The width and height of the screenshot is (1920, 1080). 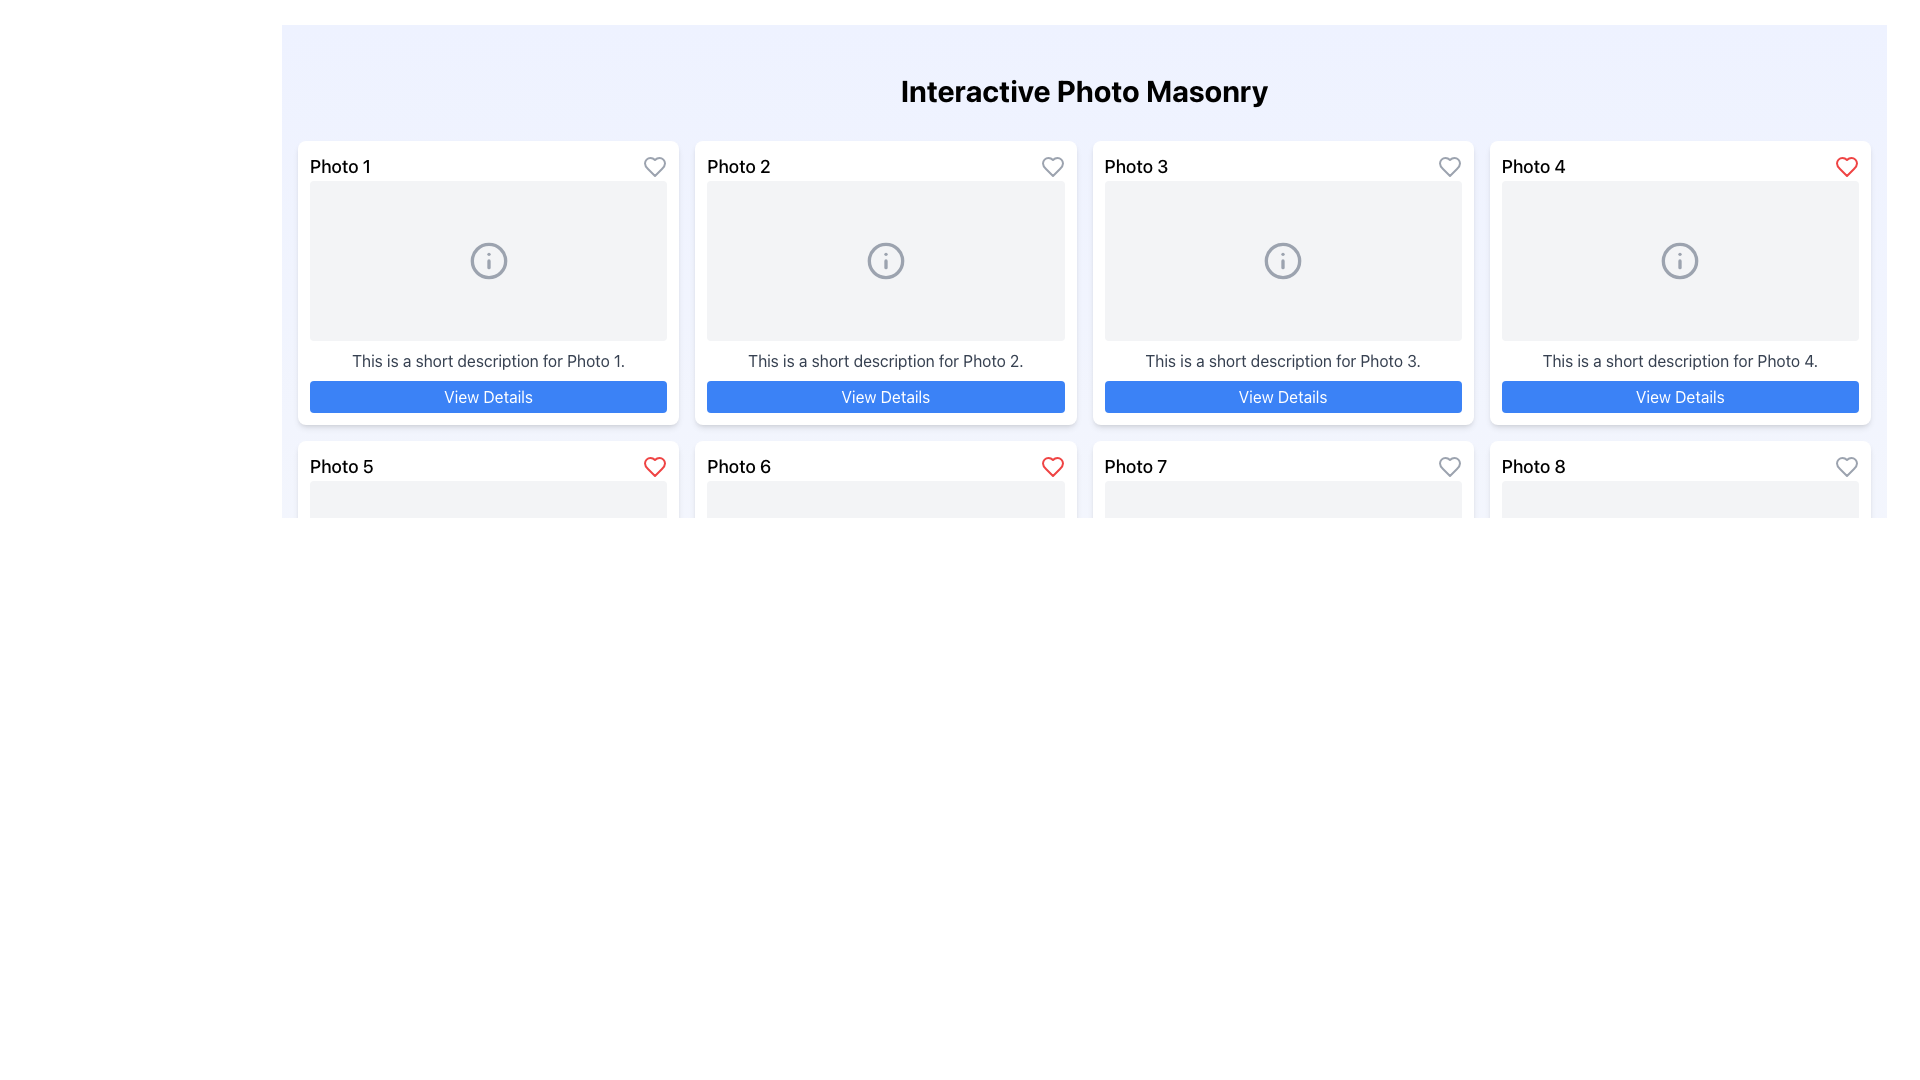 What do you see at coordinates (1051, 165) in the screenshot?
I see `the heart-shaped icon button in the top-right corner of the card labeled 'Photo 2'` at bounding box center [1051, 165].